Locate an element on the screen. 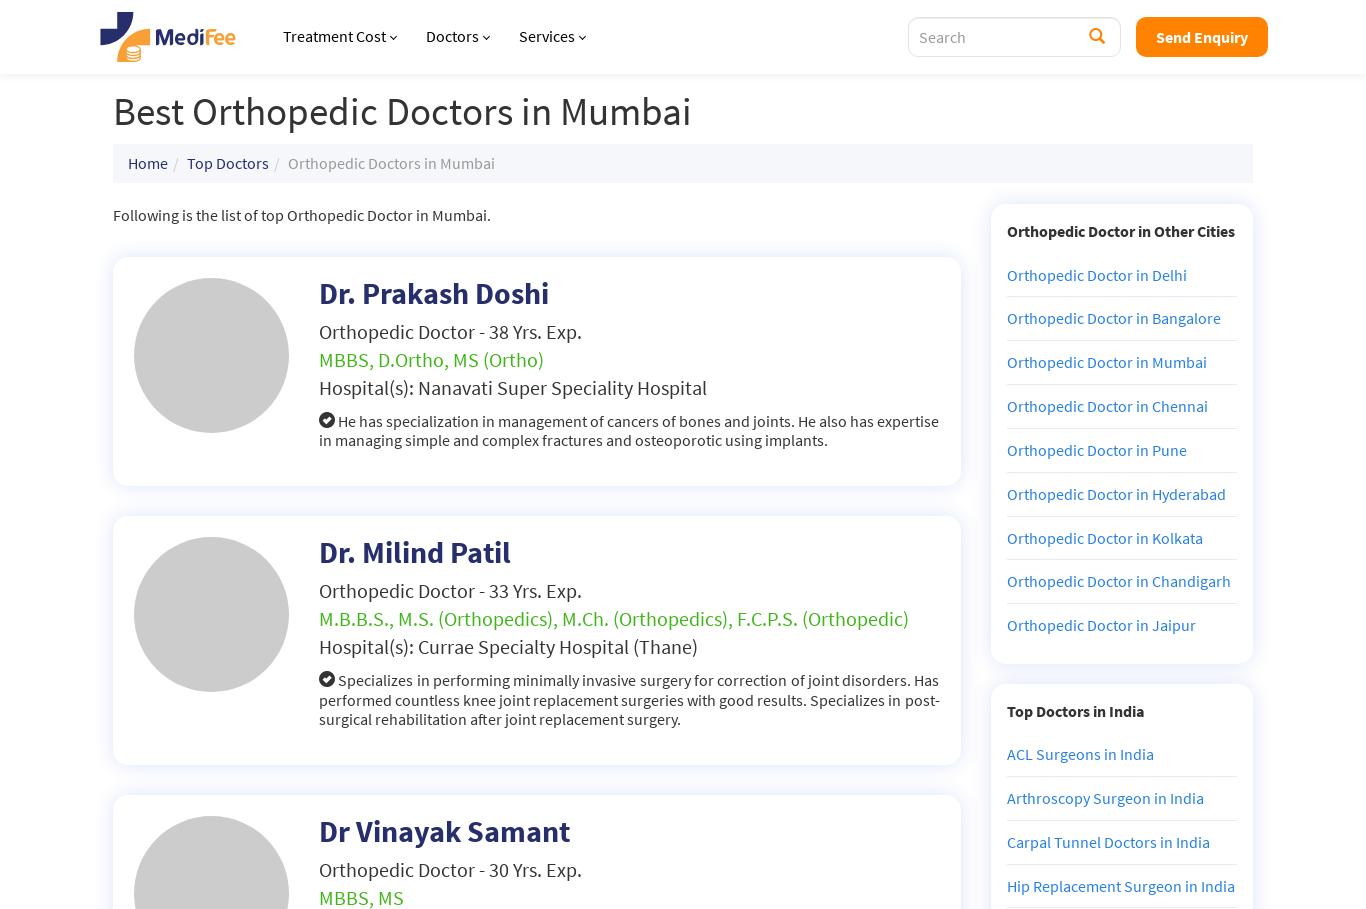  'Carpal Tunnel Doctors in India' is located at coordinates (1106, 840).